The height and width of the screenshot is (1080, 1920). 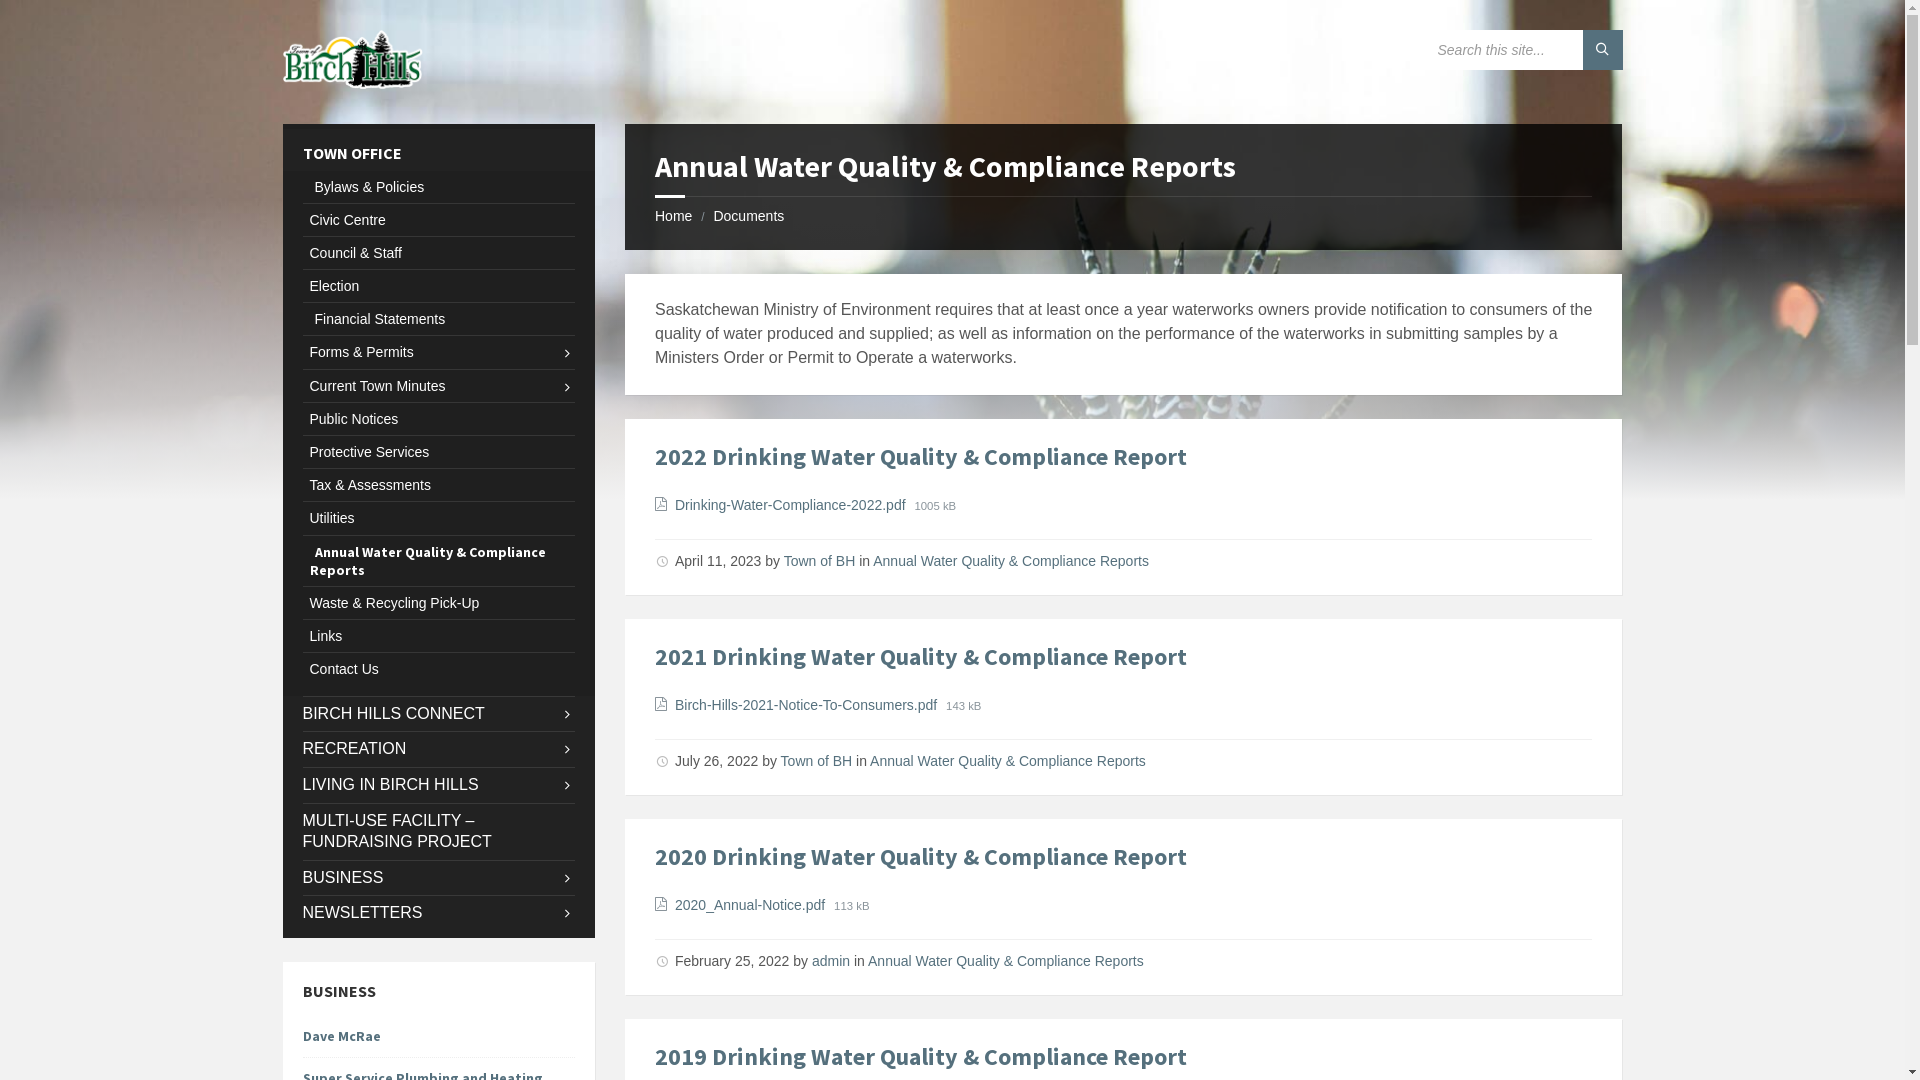 What do you see at coordinates (673, 216) in the screenshot?
I see `'Home'` at bounding box center [673, 216].